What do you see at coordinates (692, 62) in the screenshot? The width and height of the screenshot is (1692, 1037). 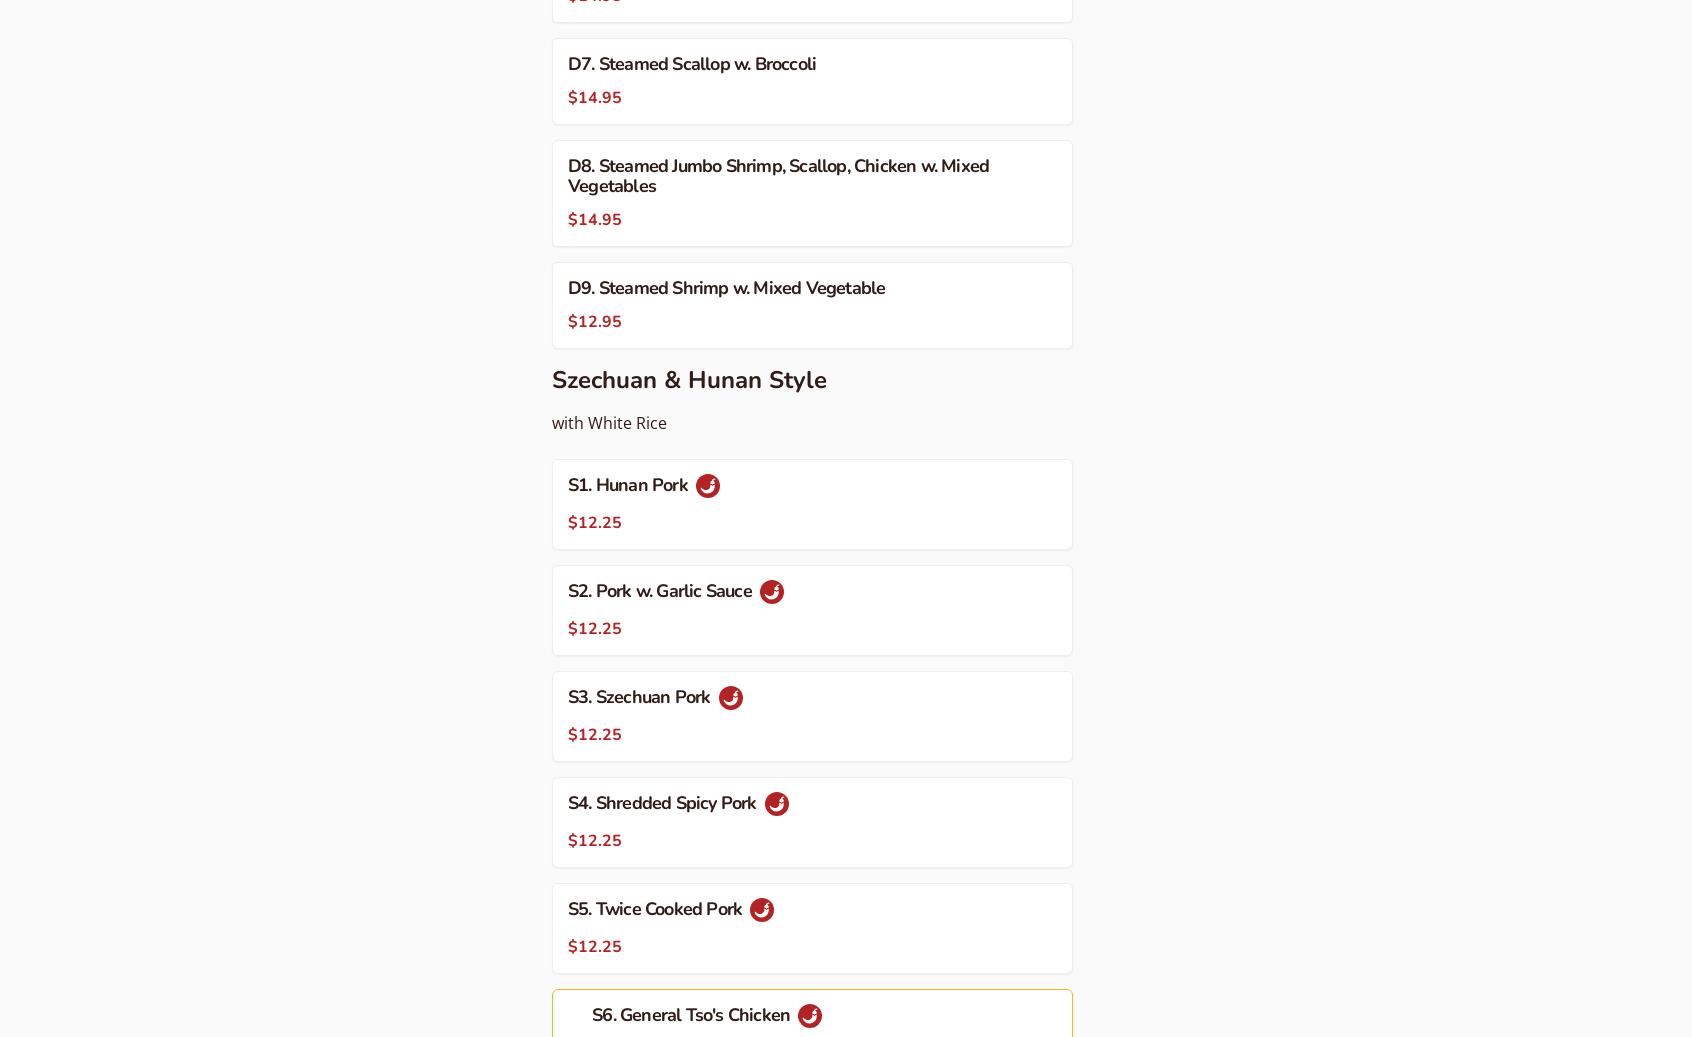 I see `'D7. Steamed Scallop w. Broccoli'` at bounding box center [692, 62].